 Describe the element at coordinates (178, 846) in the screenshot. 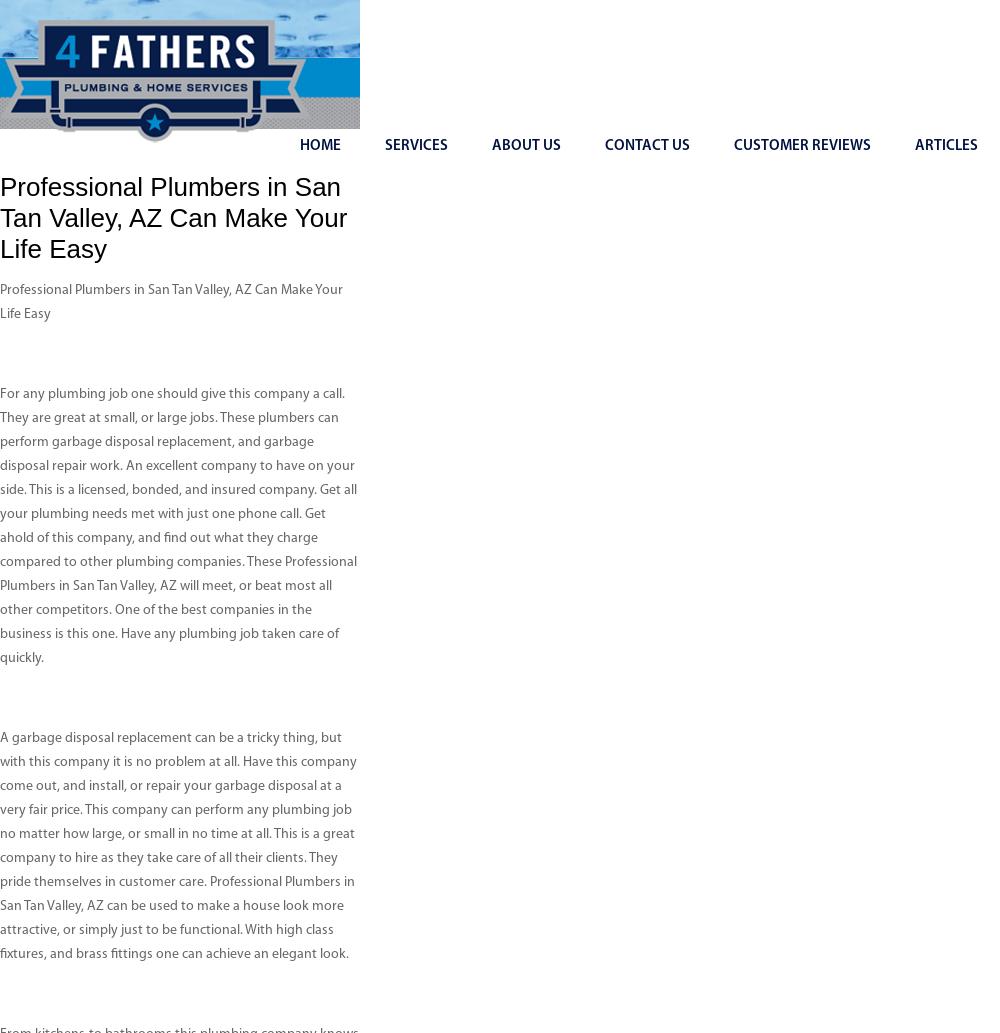

I see `'A garbage disposal replacement can be a tricky thing, but with this company it is no problem at all. Have this company come out, and install, or repair your garbage disposal at a very fair price. This company can perform any plumbing job no matter how large, or small in no time at all. This is a great company to hire as they take care of all their clients. They pride themselves in customer care. Professional Plumbers in San Tan Valley, AZ can be used to make a house look more attractive, or simply just to be functional. With high class fixtures, and brass fittings one can achieve an elegant look.'` at that location.